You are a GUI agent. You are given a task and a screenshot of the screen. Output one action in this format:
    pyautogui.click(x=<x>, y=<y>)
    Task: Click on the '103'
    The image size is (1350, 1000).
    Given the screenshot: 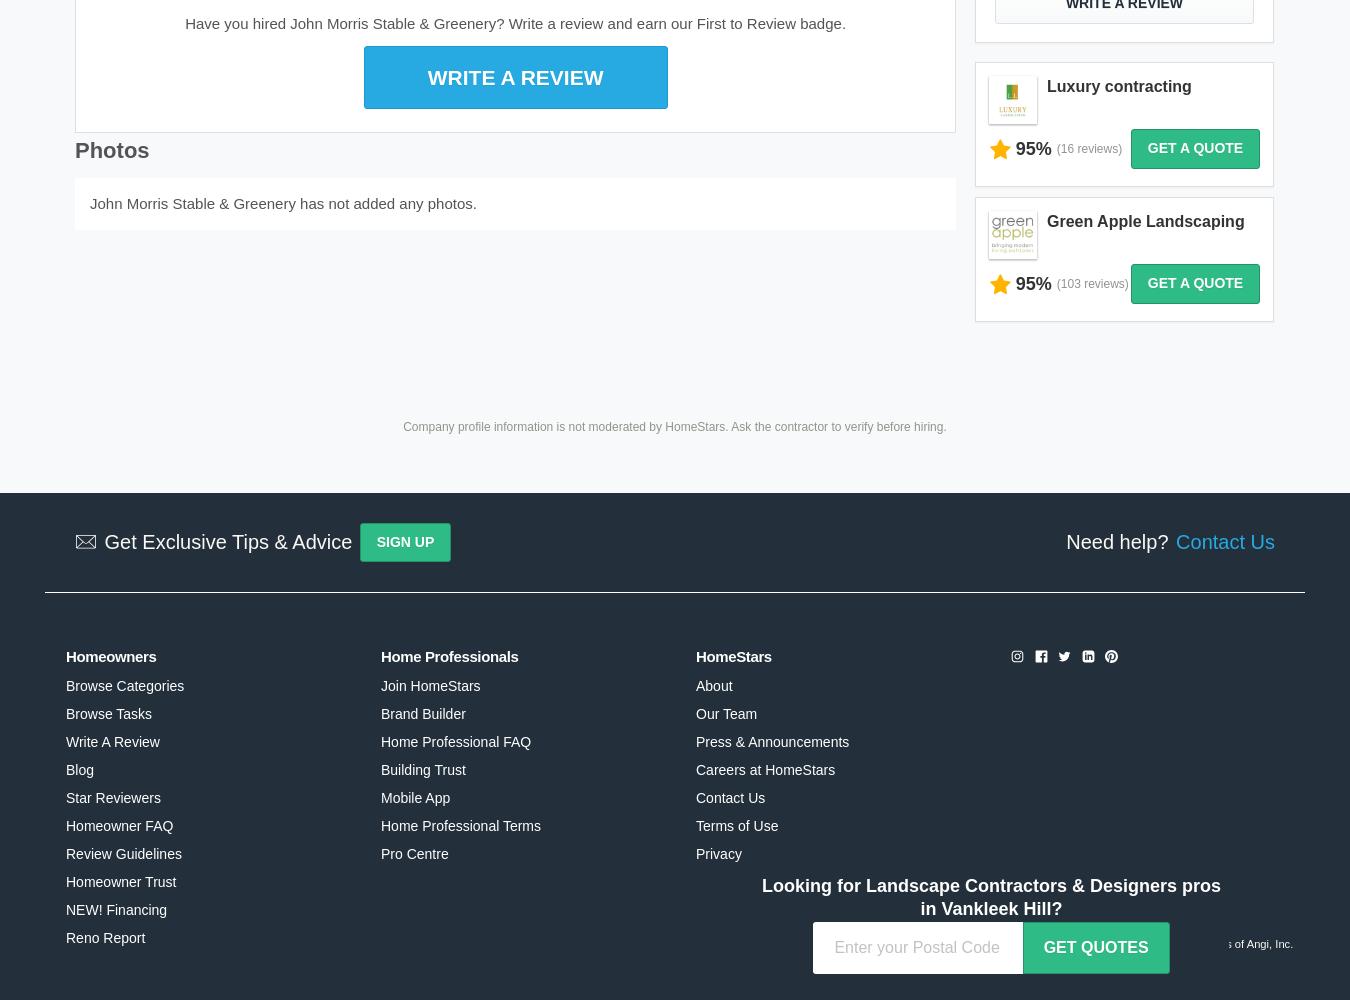 What is the action you would take?
    pyautogui.click(x=1060, y=283)
    